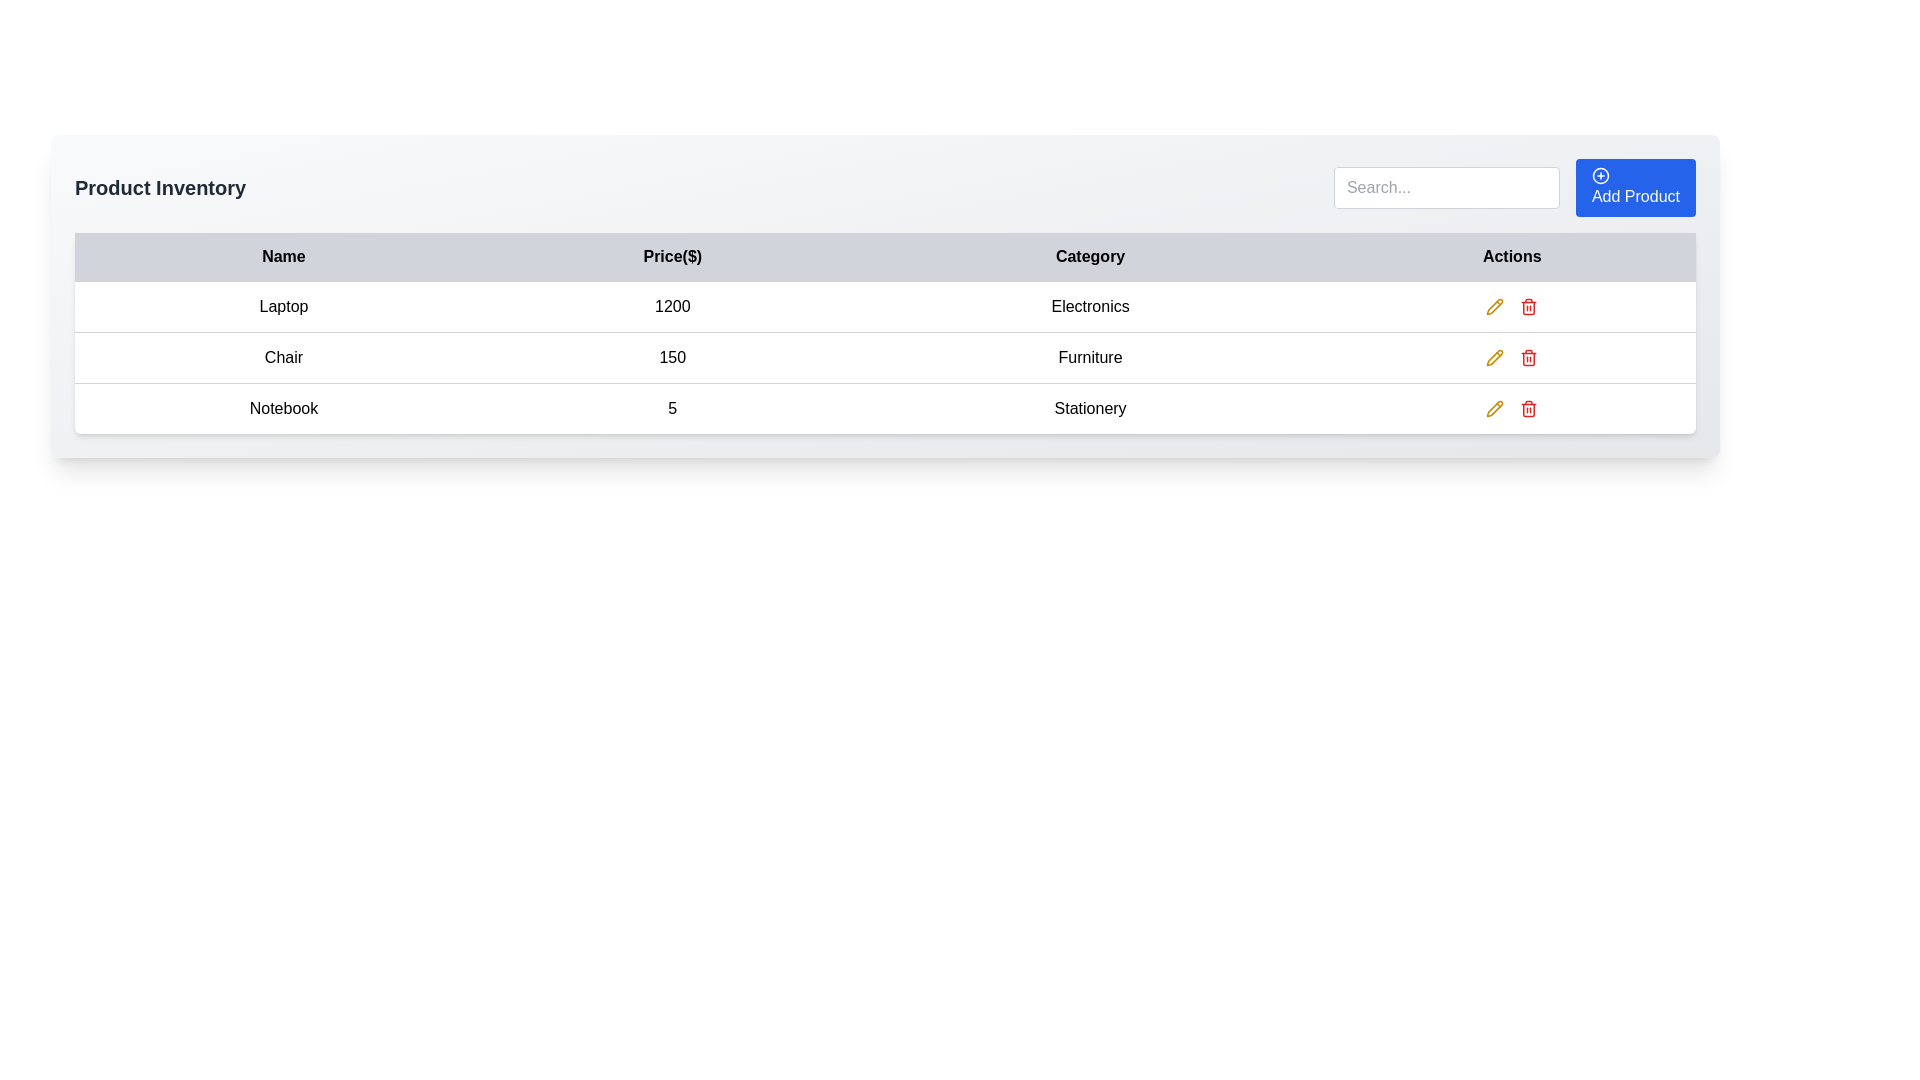 The height and width of the screenshot is (1080, 1920). I want to click on the delete icon in the actions column of the row corresponding to the item 'Chair', so click(1528, 307).